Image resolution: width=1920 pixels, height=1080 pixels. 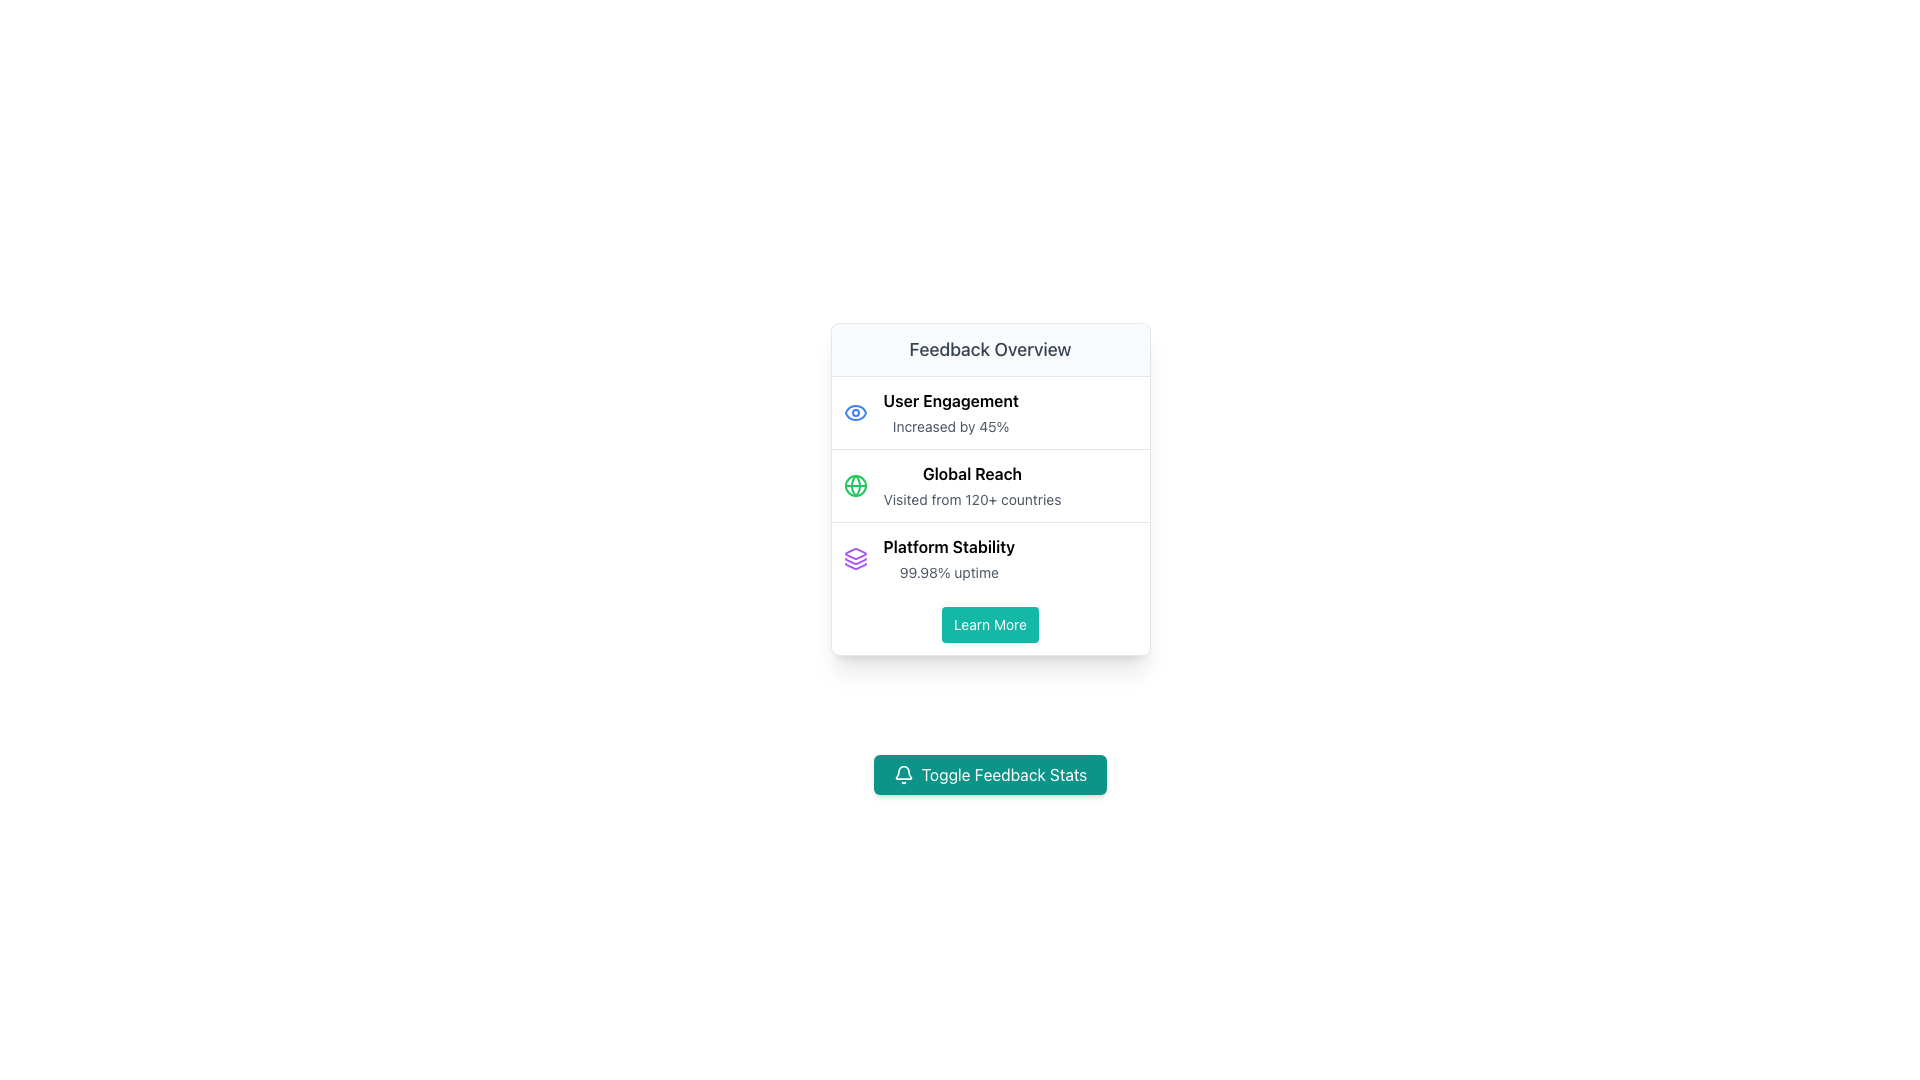 I want to click on the teal 'Learn More' button located at the bottom of the 'Feedback Overview' card, directly below the 'Platform Stability' section, so click(x=990, y=623).